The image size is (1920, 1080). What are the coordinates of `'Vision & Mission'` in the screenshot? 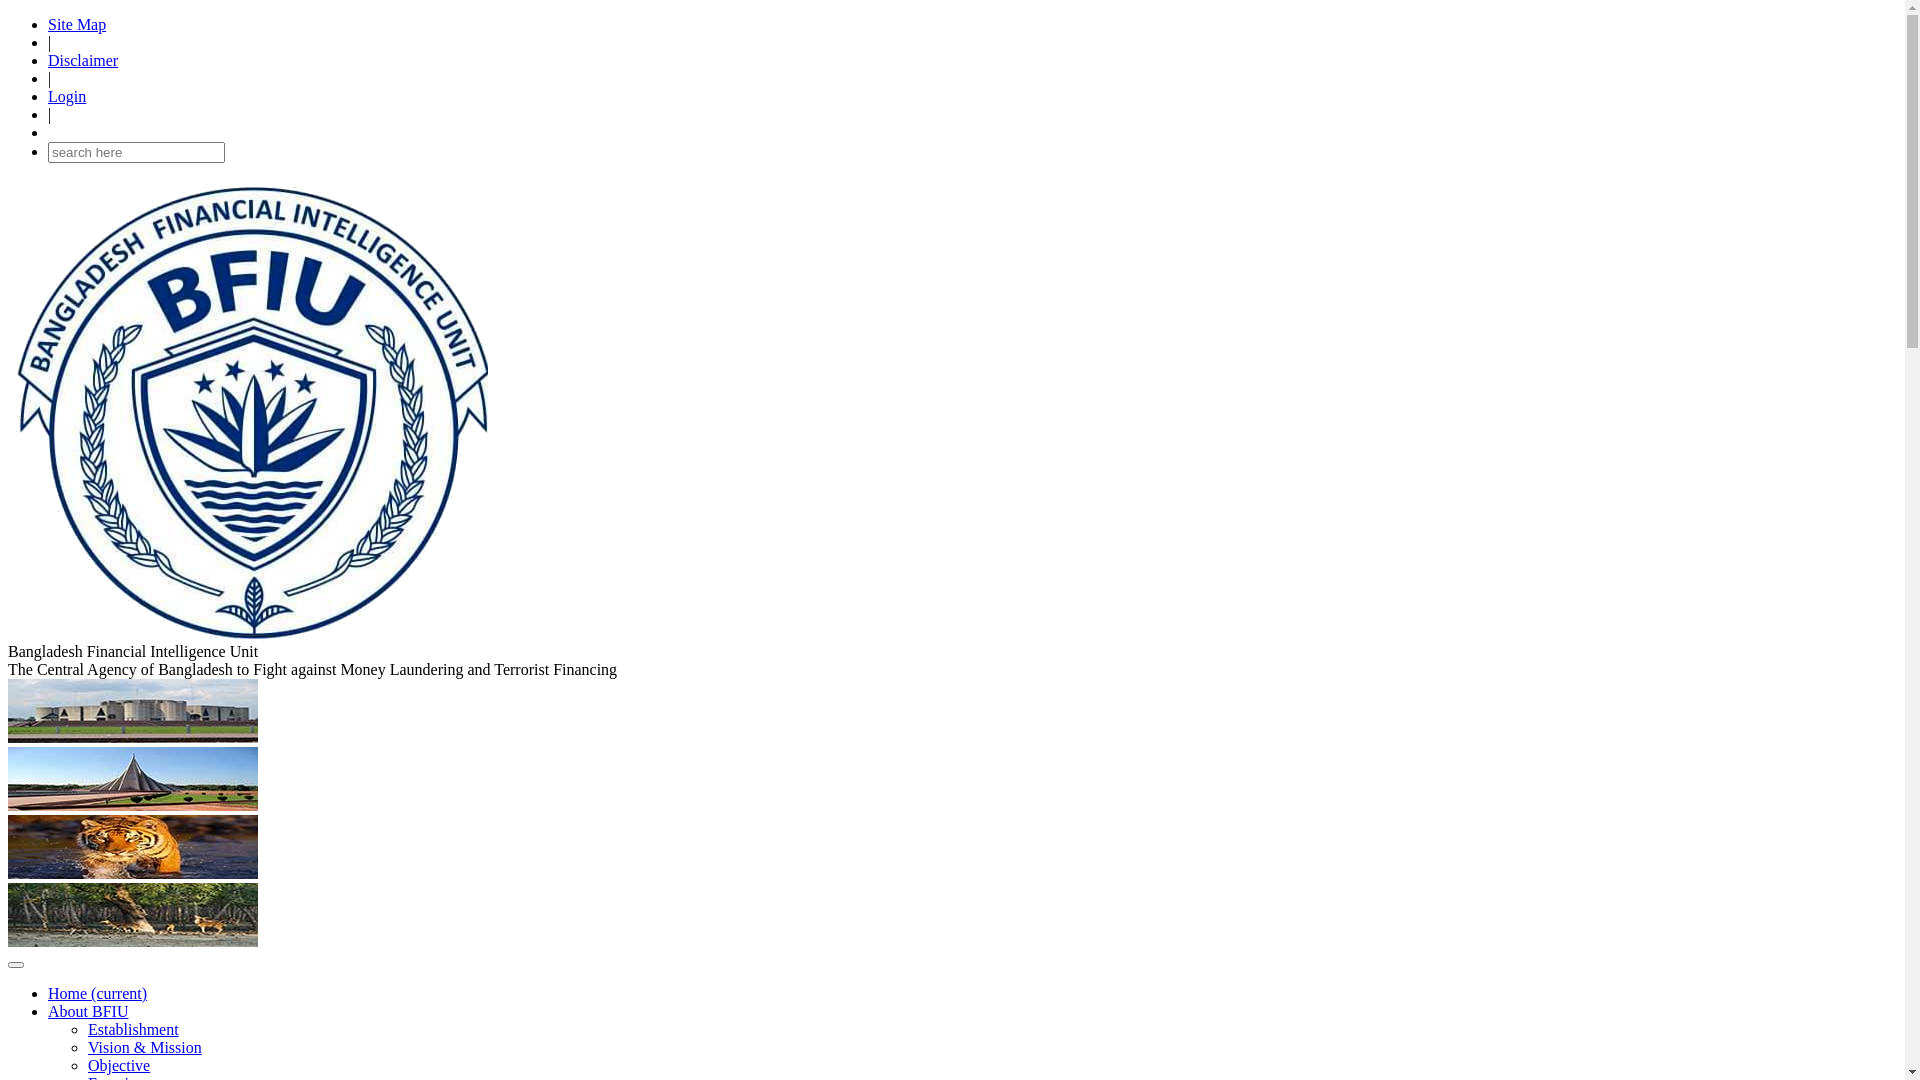 It's located at (143, 1046).